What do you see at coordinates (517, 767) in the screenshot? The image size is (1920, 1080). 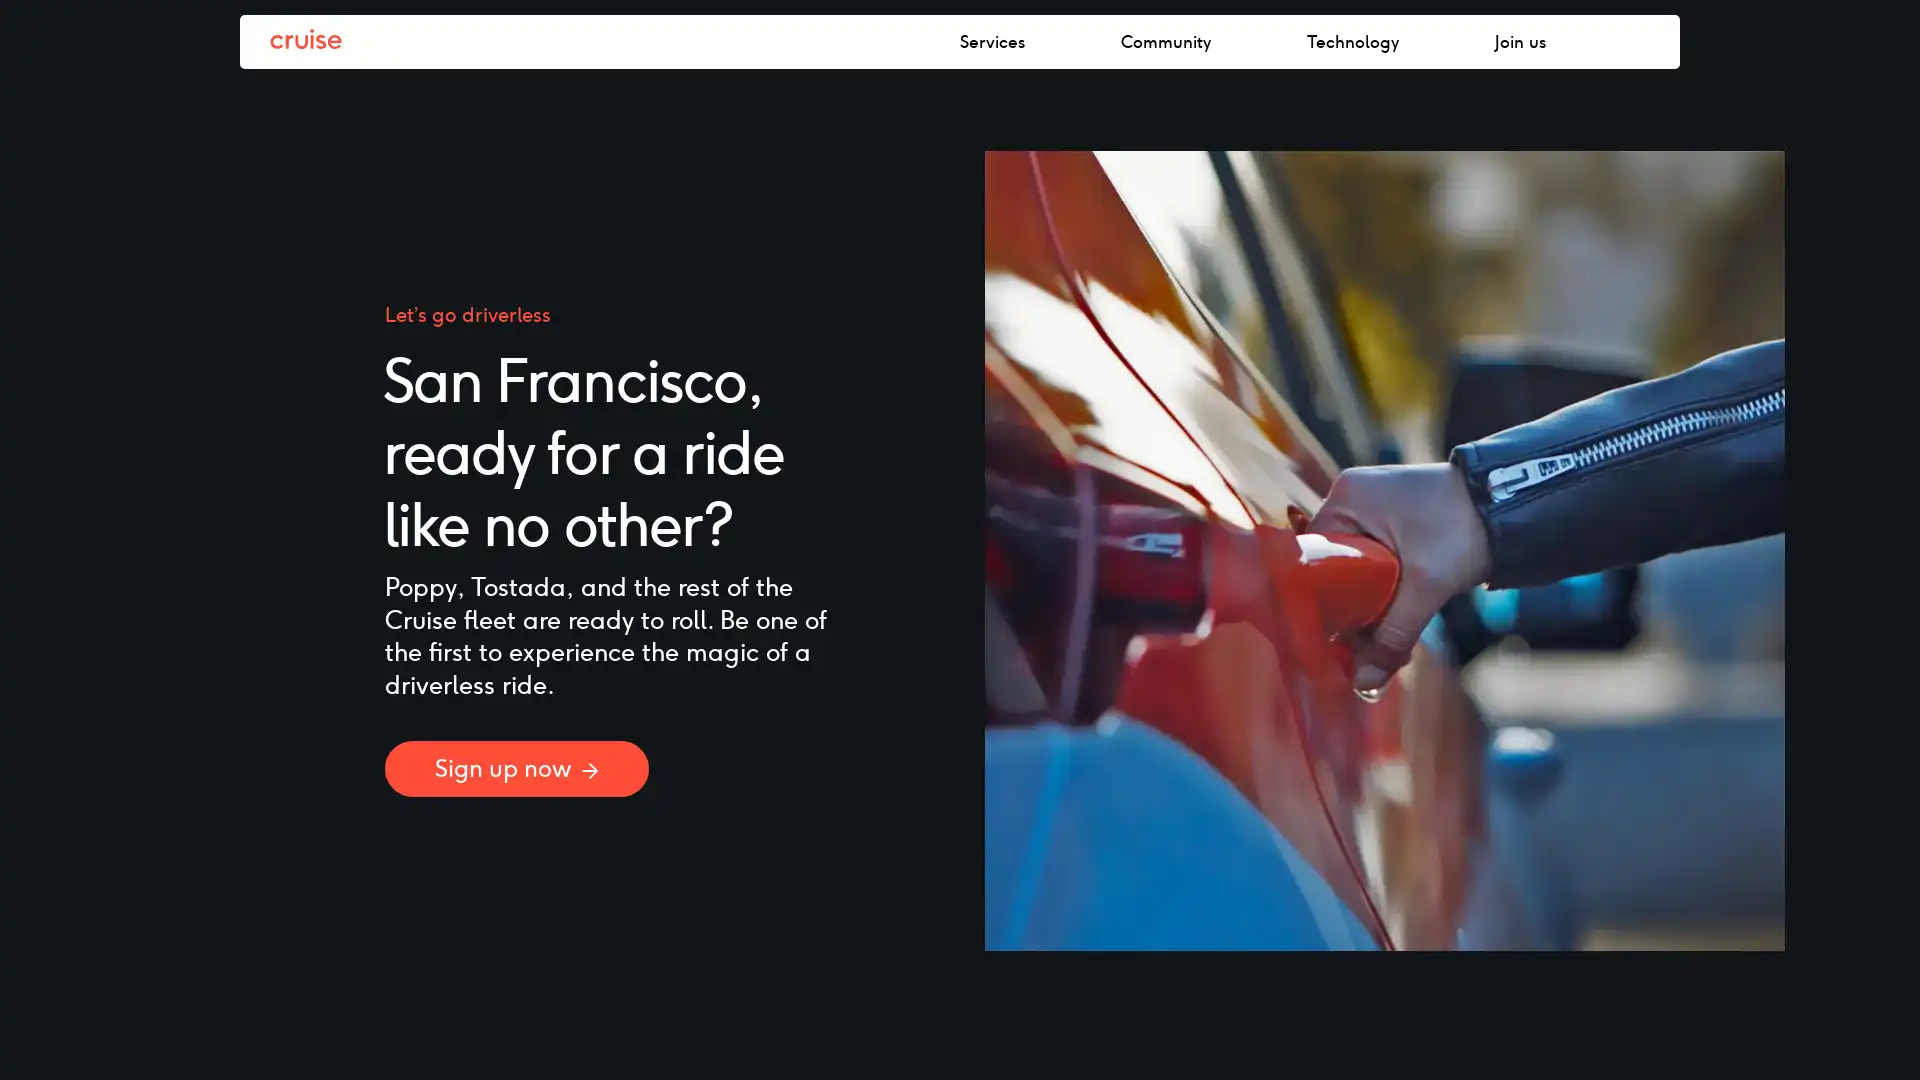 I see `Sign up now` at bounding box center [517, 767].